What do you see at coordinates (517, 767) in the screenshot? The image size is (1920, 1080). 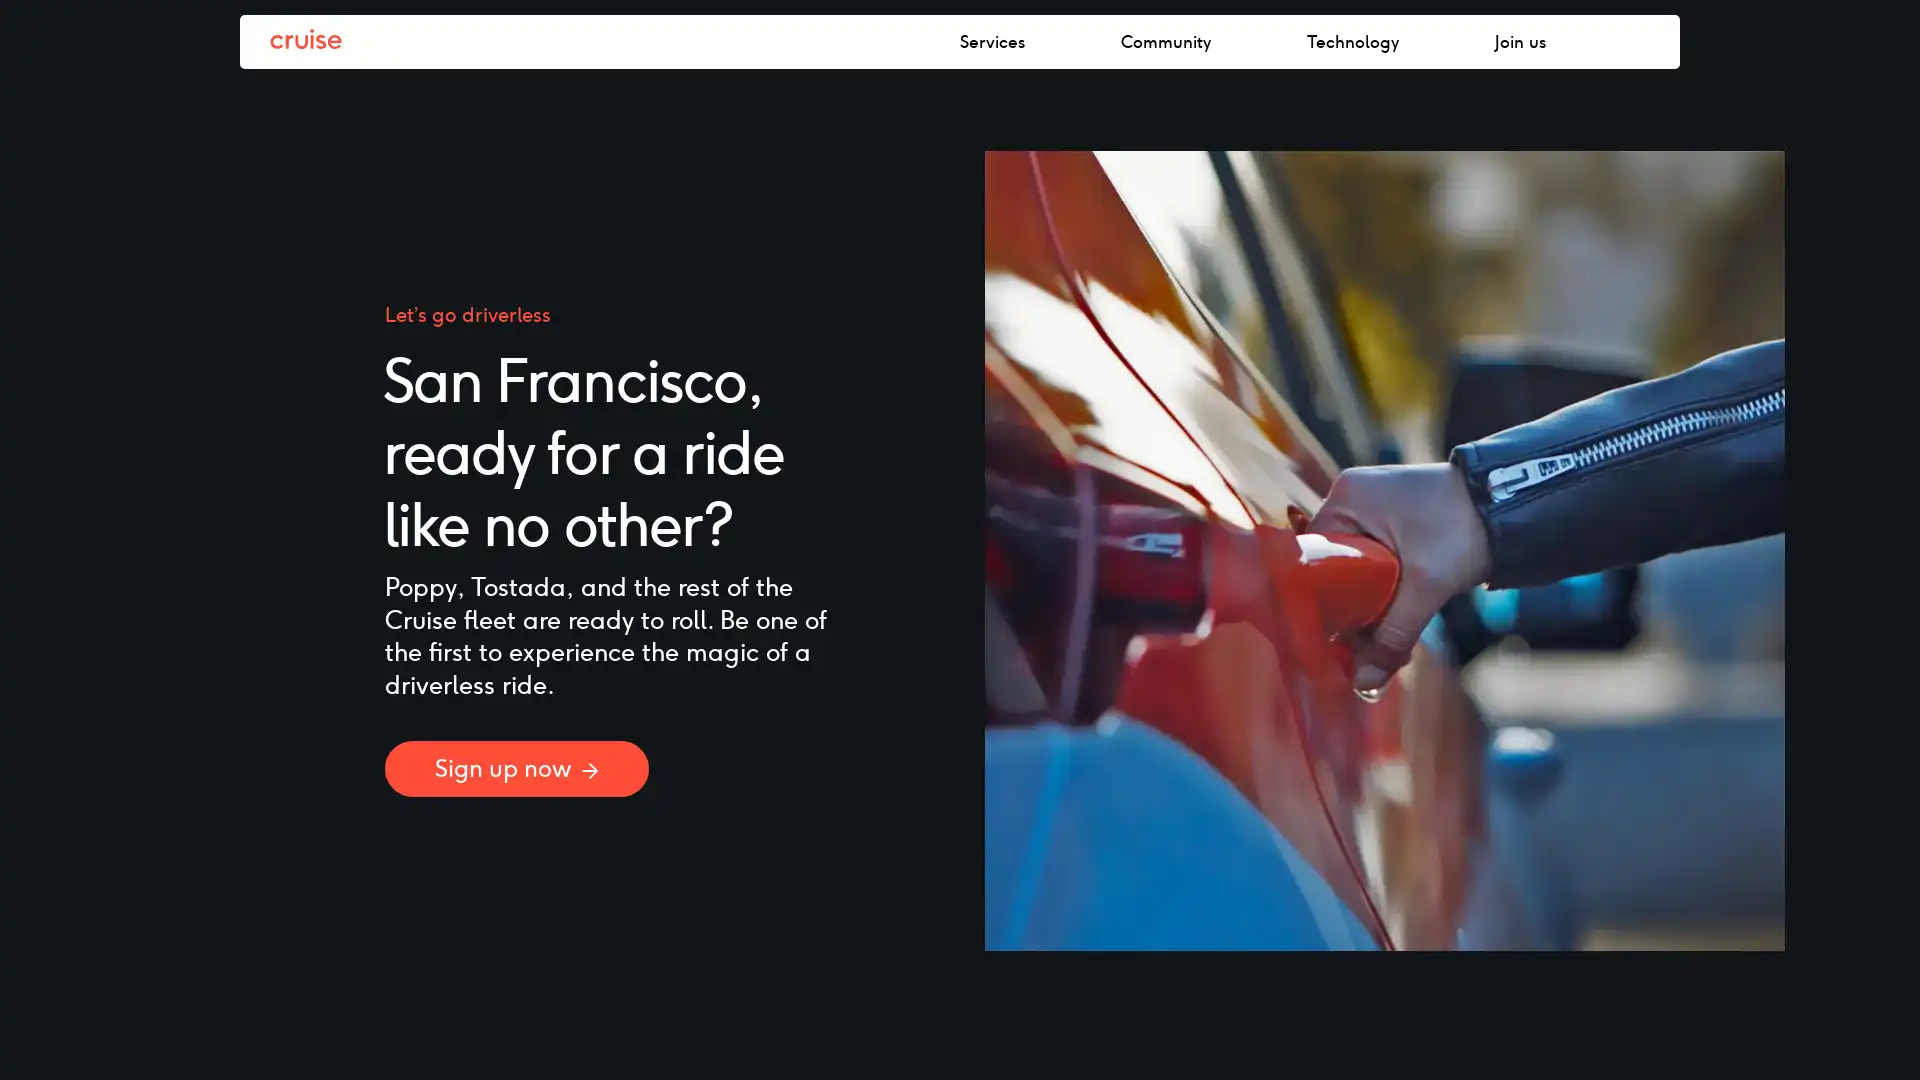 I see `Sign up now` at bounding box center [517, 767].